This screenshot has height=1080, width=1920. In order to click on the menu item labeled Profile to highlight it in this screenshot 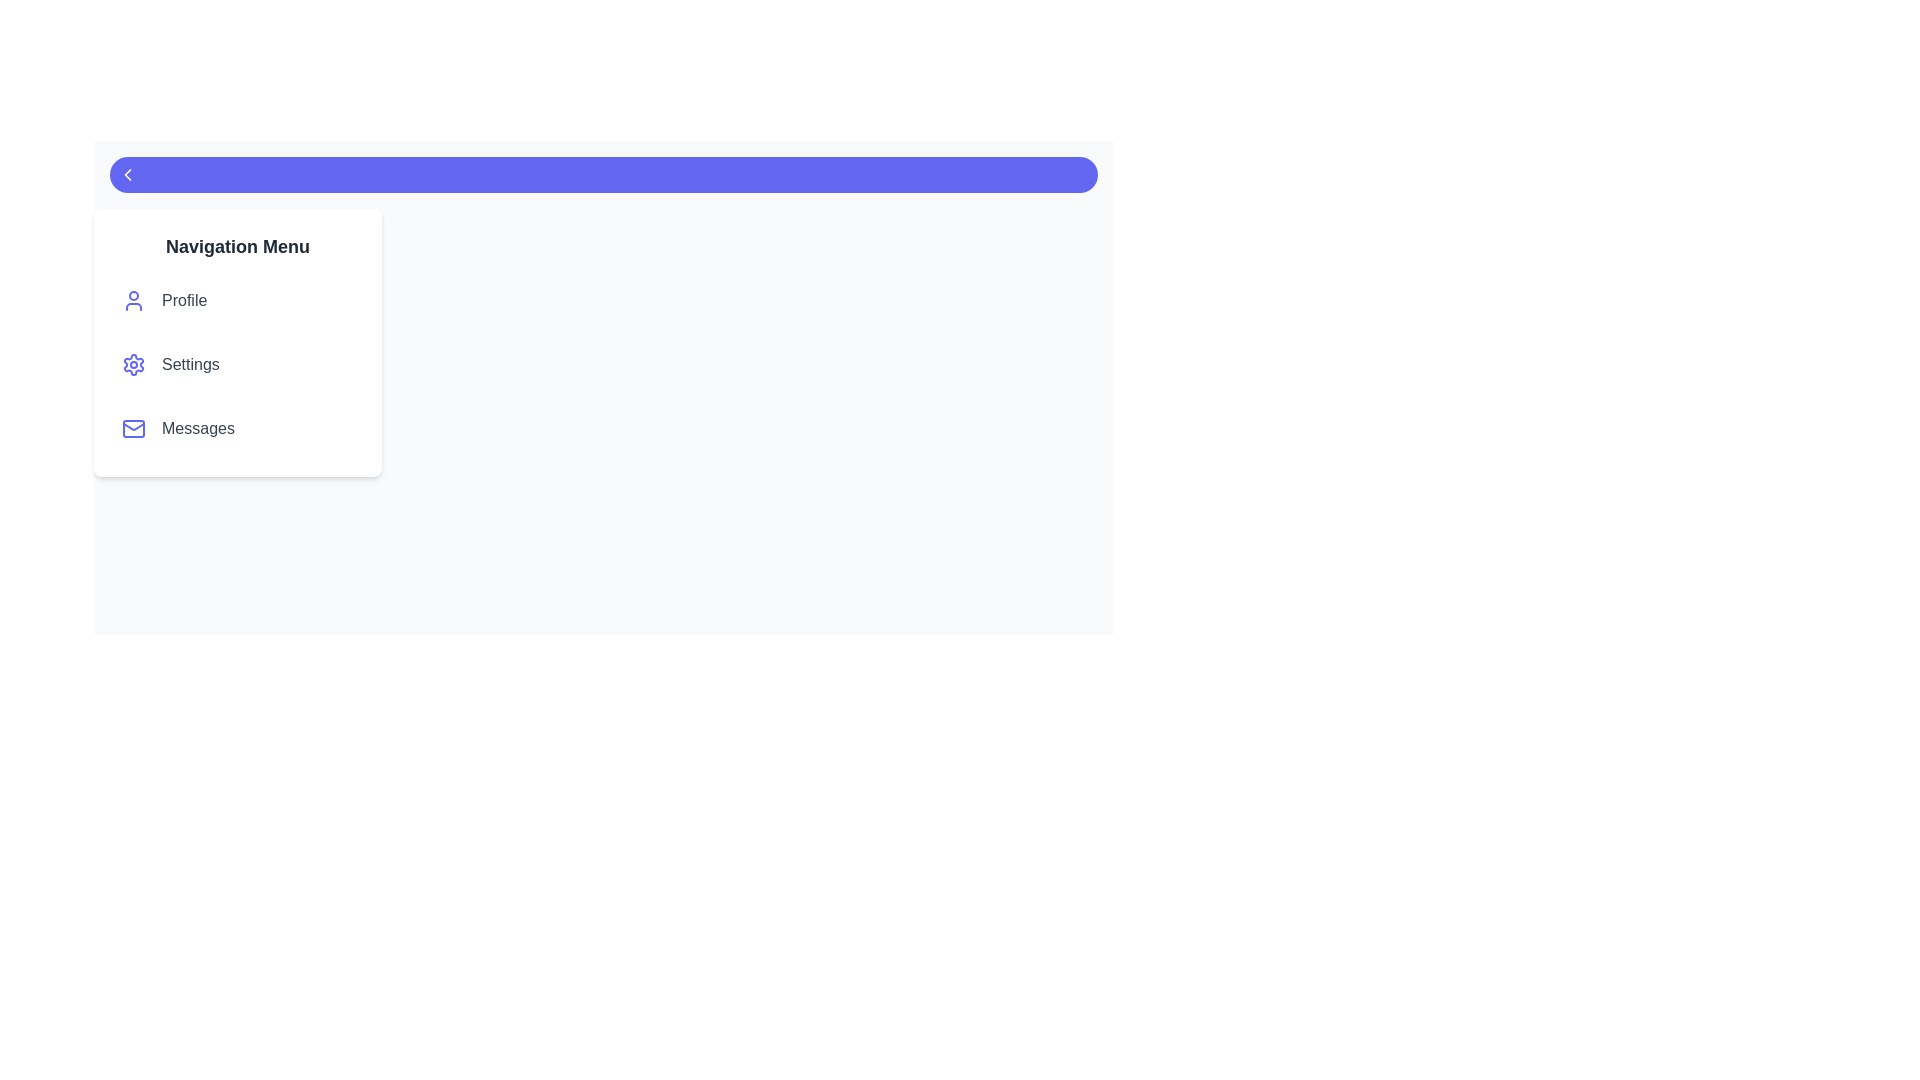, I will do `click(238, 300)`.